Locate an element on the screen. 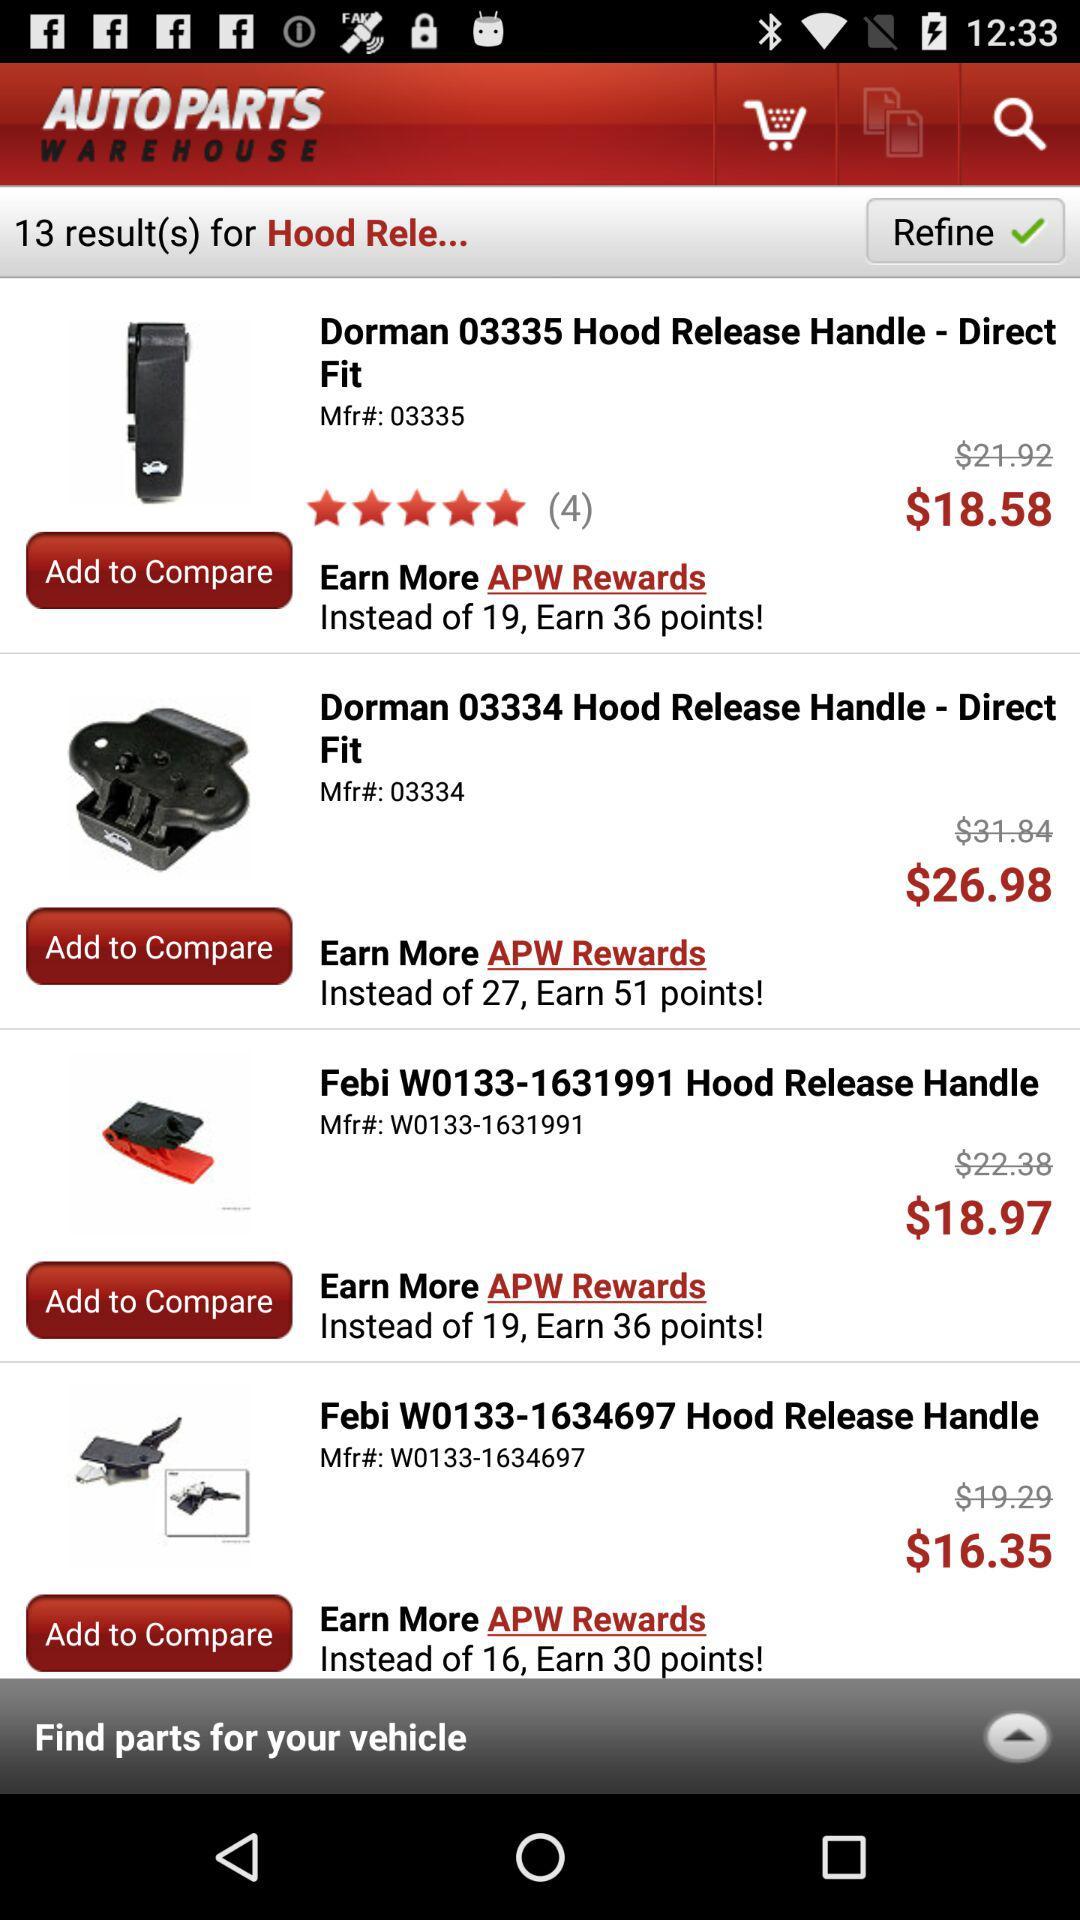  copy option is located at coordinates (895, 123).